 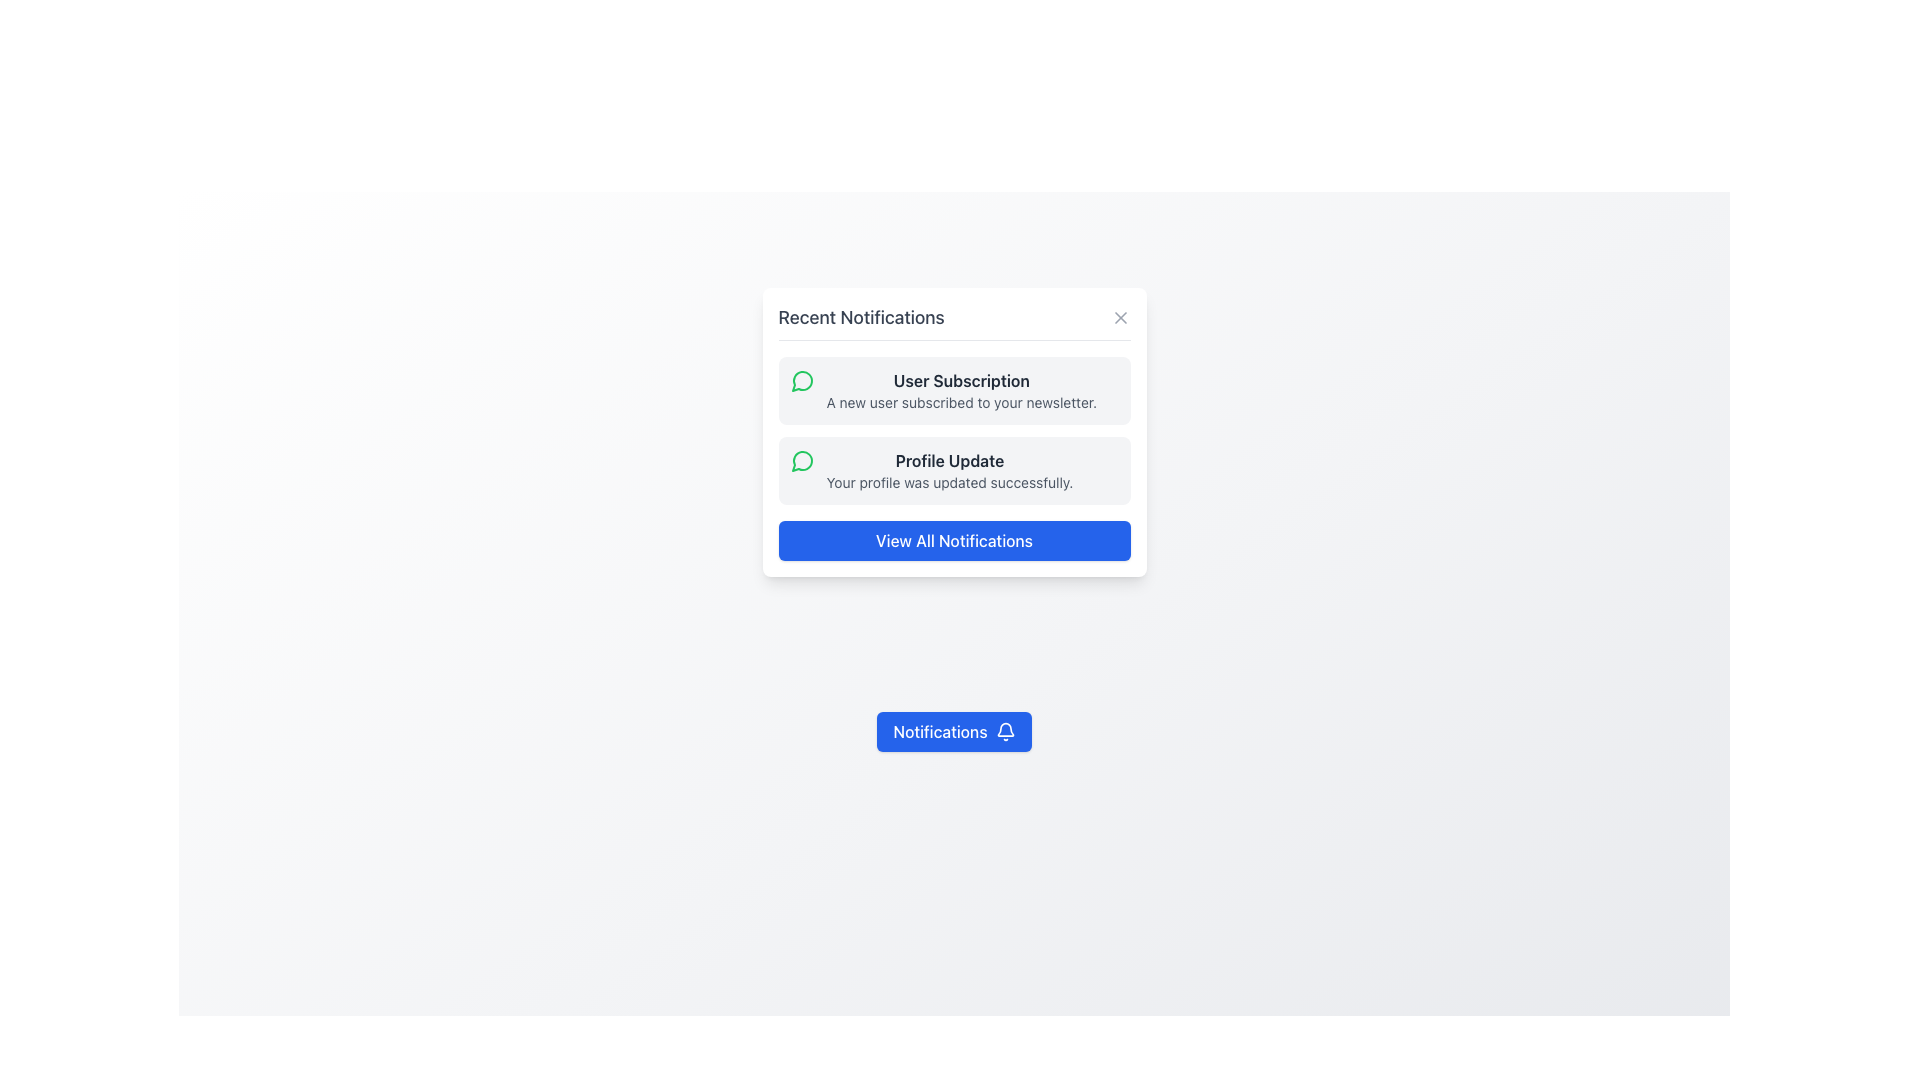 I want to click on the green circle icon with a speech bubble design, which is located at the top-left corner of the 'Profile Update' notification card in the 'Recent Notifications' section, so click(x=802, y=461).